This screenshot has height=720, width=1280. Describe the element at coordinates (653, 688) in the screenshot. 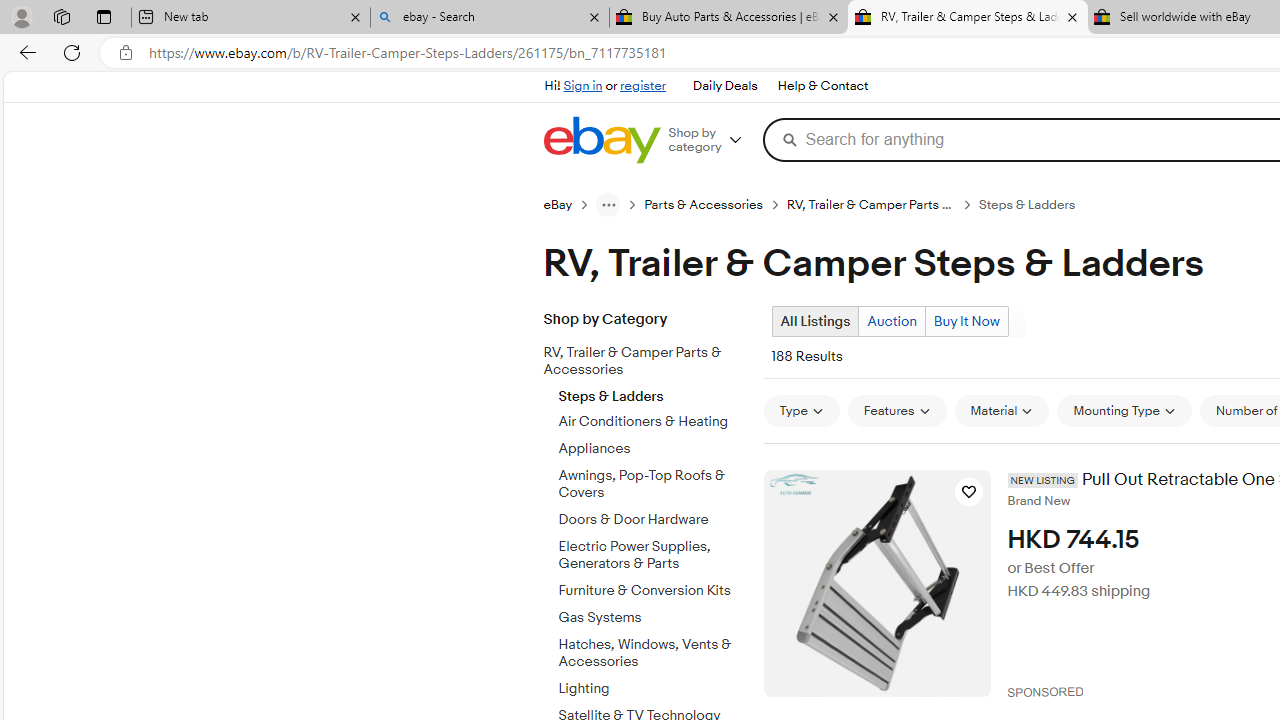

I see `'Lighting'` at that location.